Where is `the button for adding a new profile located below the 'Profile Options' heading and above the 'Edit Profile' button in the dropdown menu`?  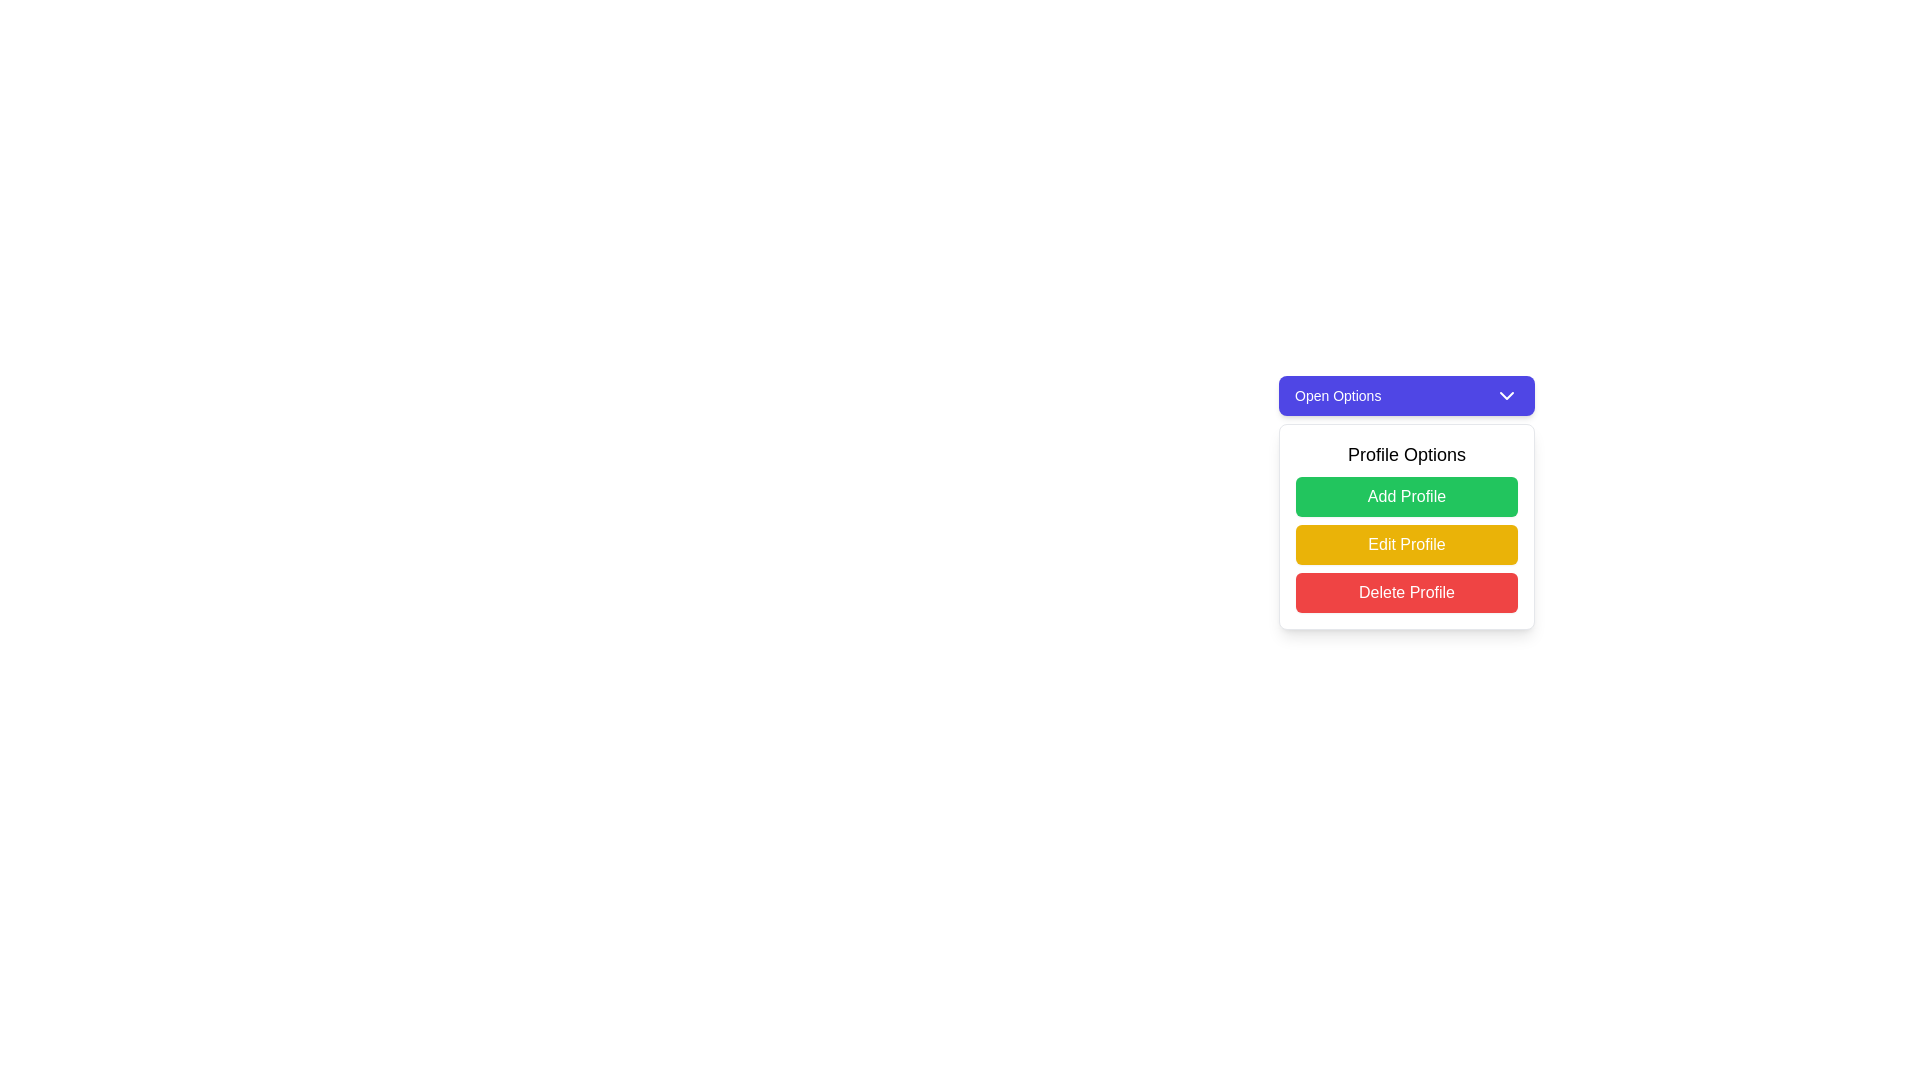 the button for adding a new profile located below the 'Profile Options' heading and above the 'Edit Profile' button in the dropdown menu is located at coordinates (1405, 496).